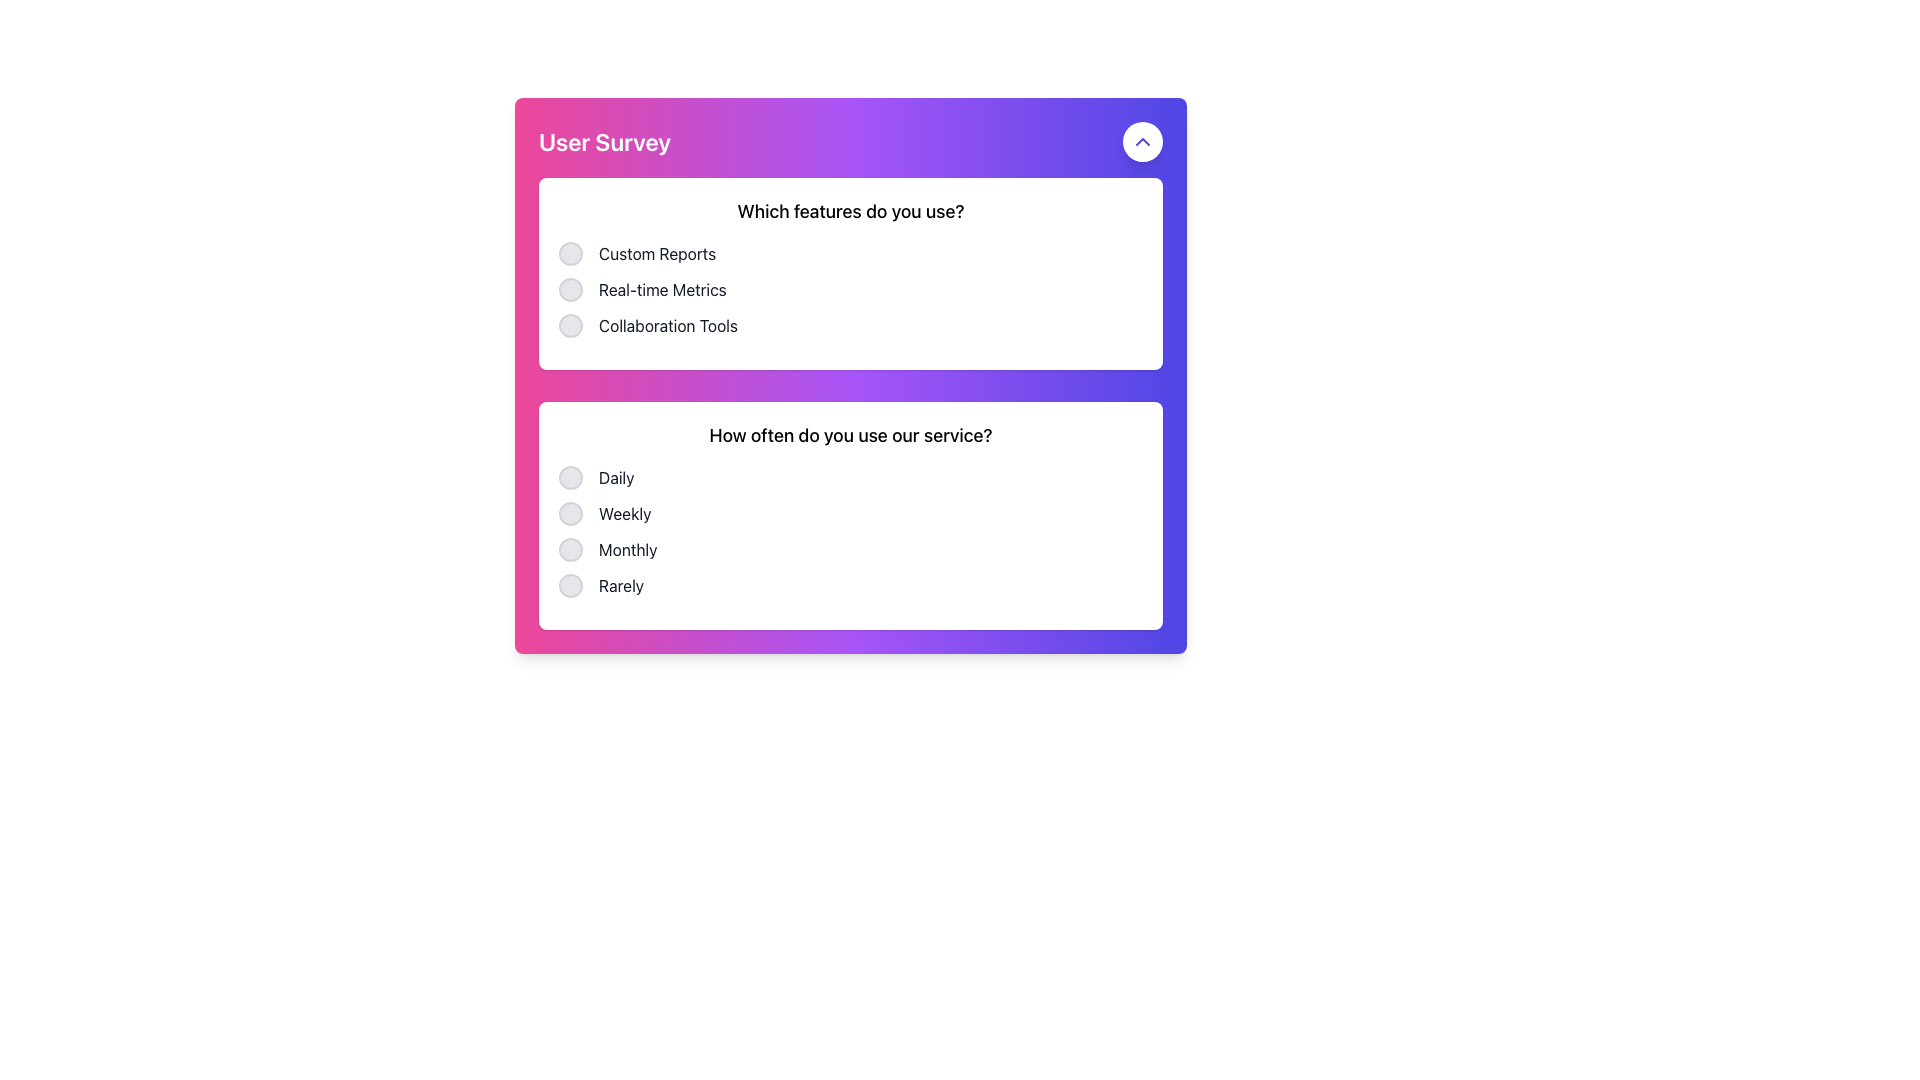 The width and height of the screenshot is (1920, 1080). Describe the element at coordinates (570, 550) in the screenshot. I see `the 'Monthly' radio button option in the survey form` at that location.